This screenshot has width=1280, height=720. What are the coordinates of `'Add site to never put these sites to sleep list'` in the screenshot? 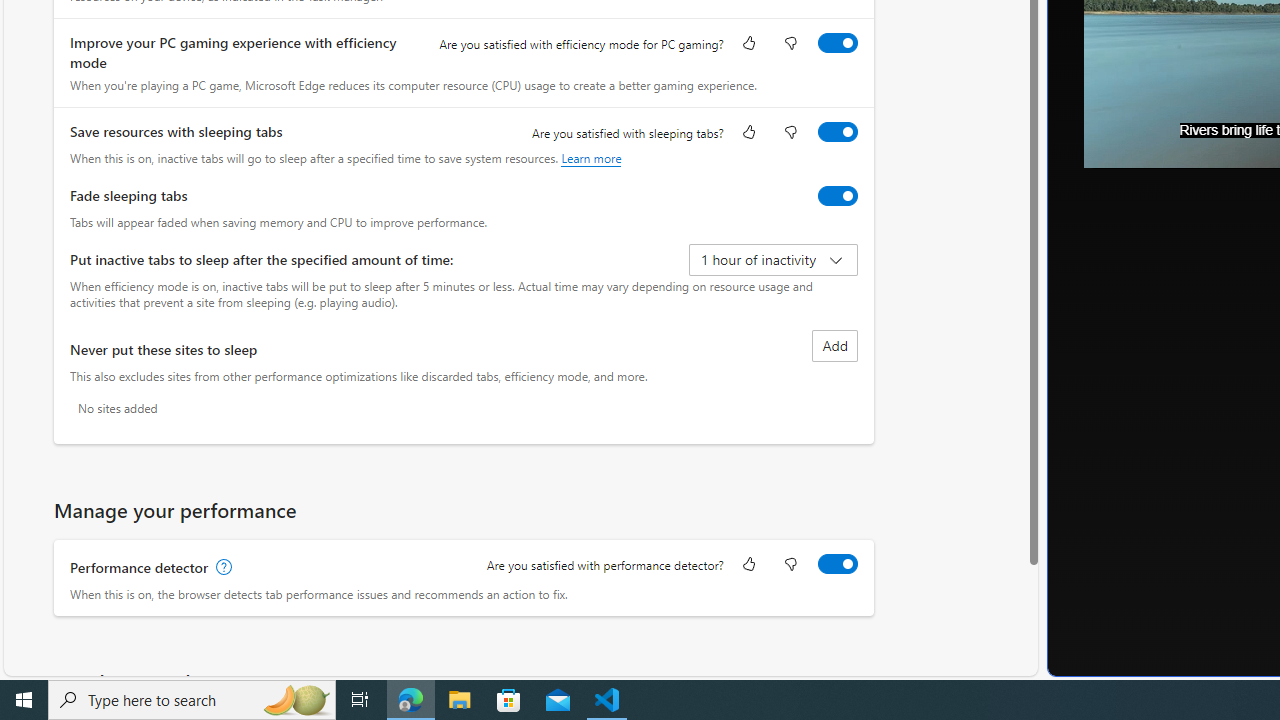 It's located at (834, 344).